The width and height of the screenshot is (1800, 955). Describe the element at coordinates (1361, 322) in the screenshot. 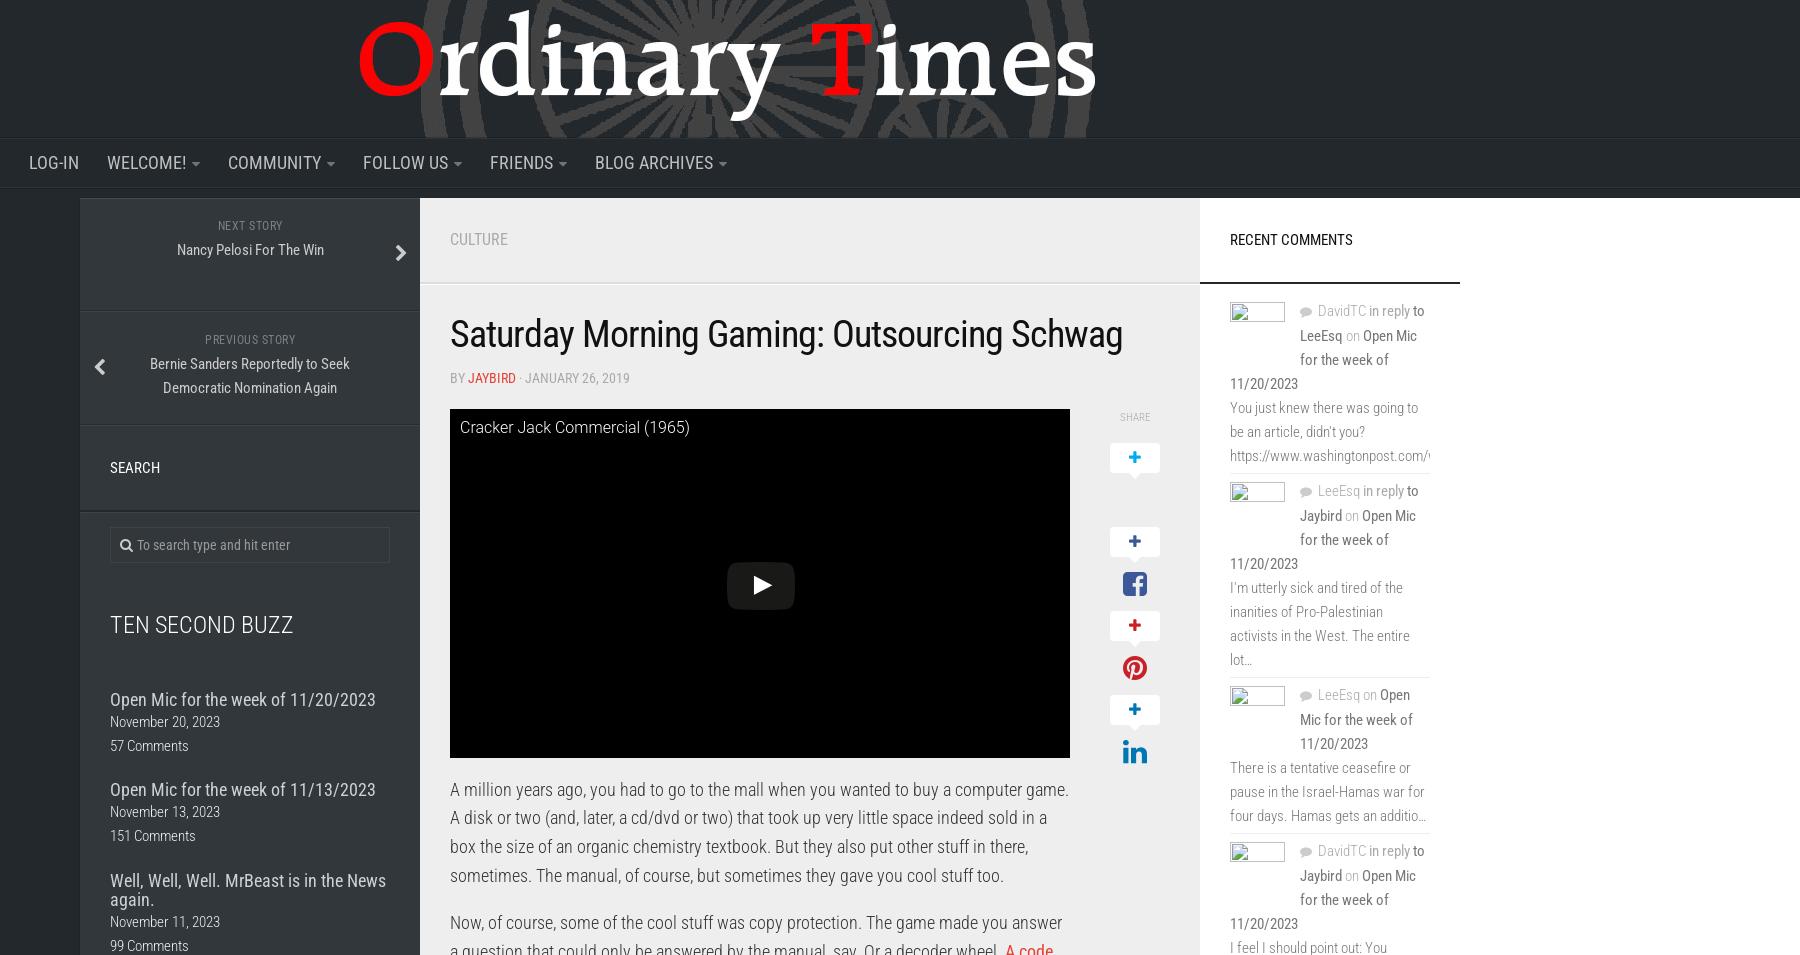

I see `'to LeeEsq'` at that location.